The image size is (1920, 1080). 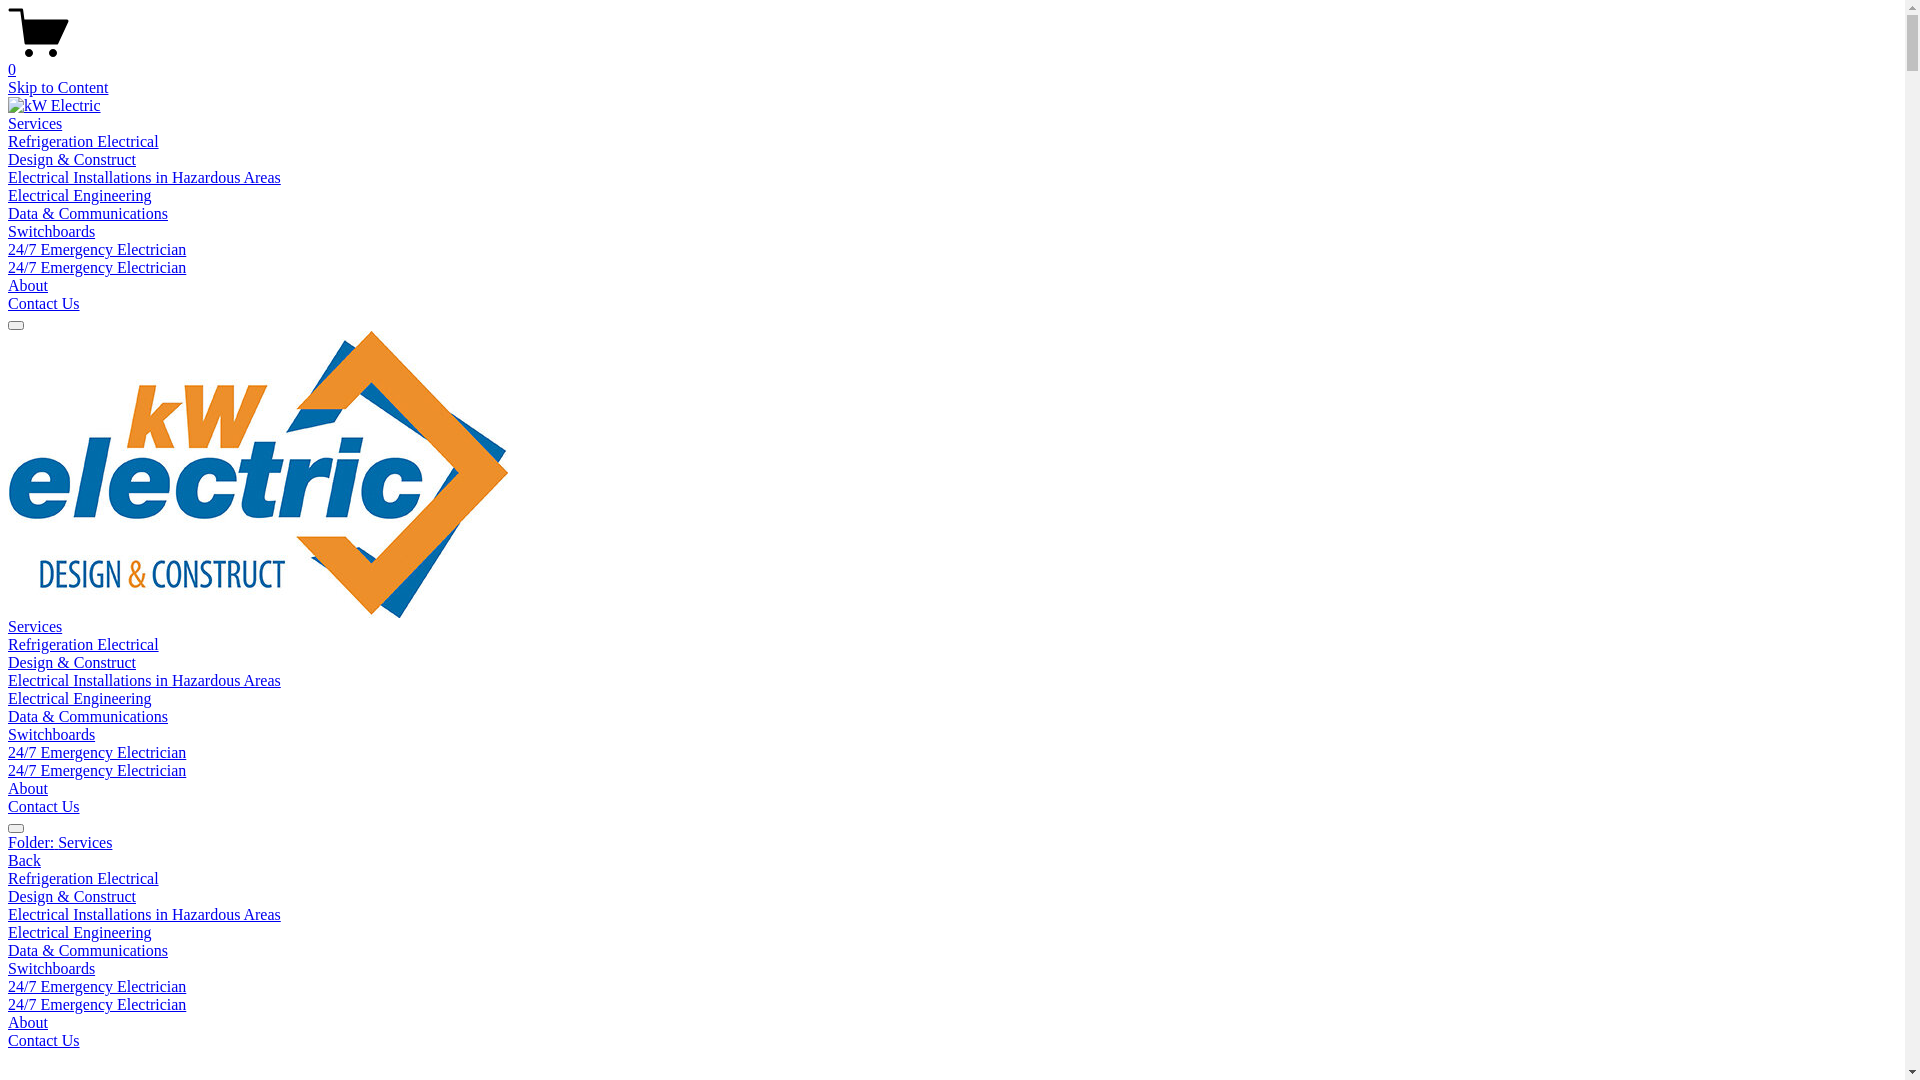 What do you see at coordinates (8, 679) in the screenshot?
I see `'Electrical Installations in Hazardous Areas'` at bounding box center [8, 679].